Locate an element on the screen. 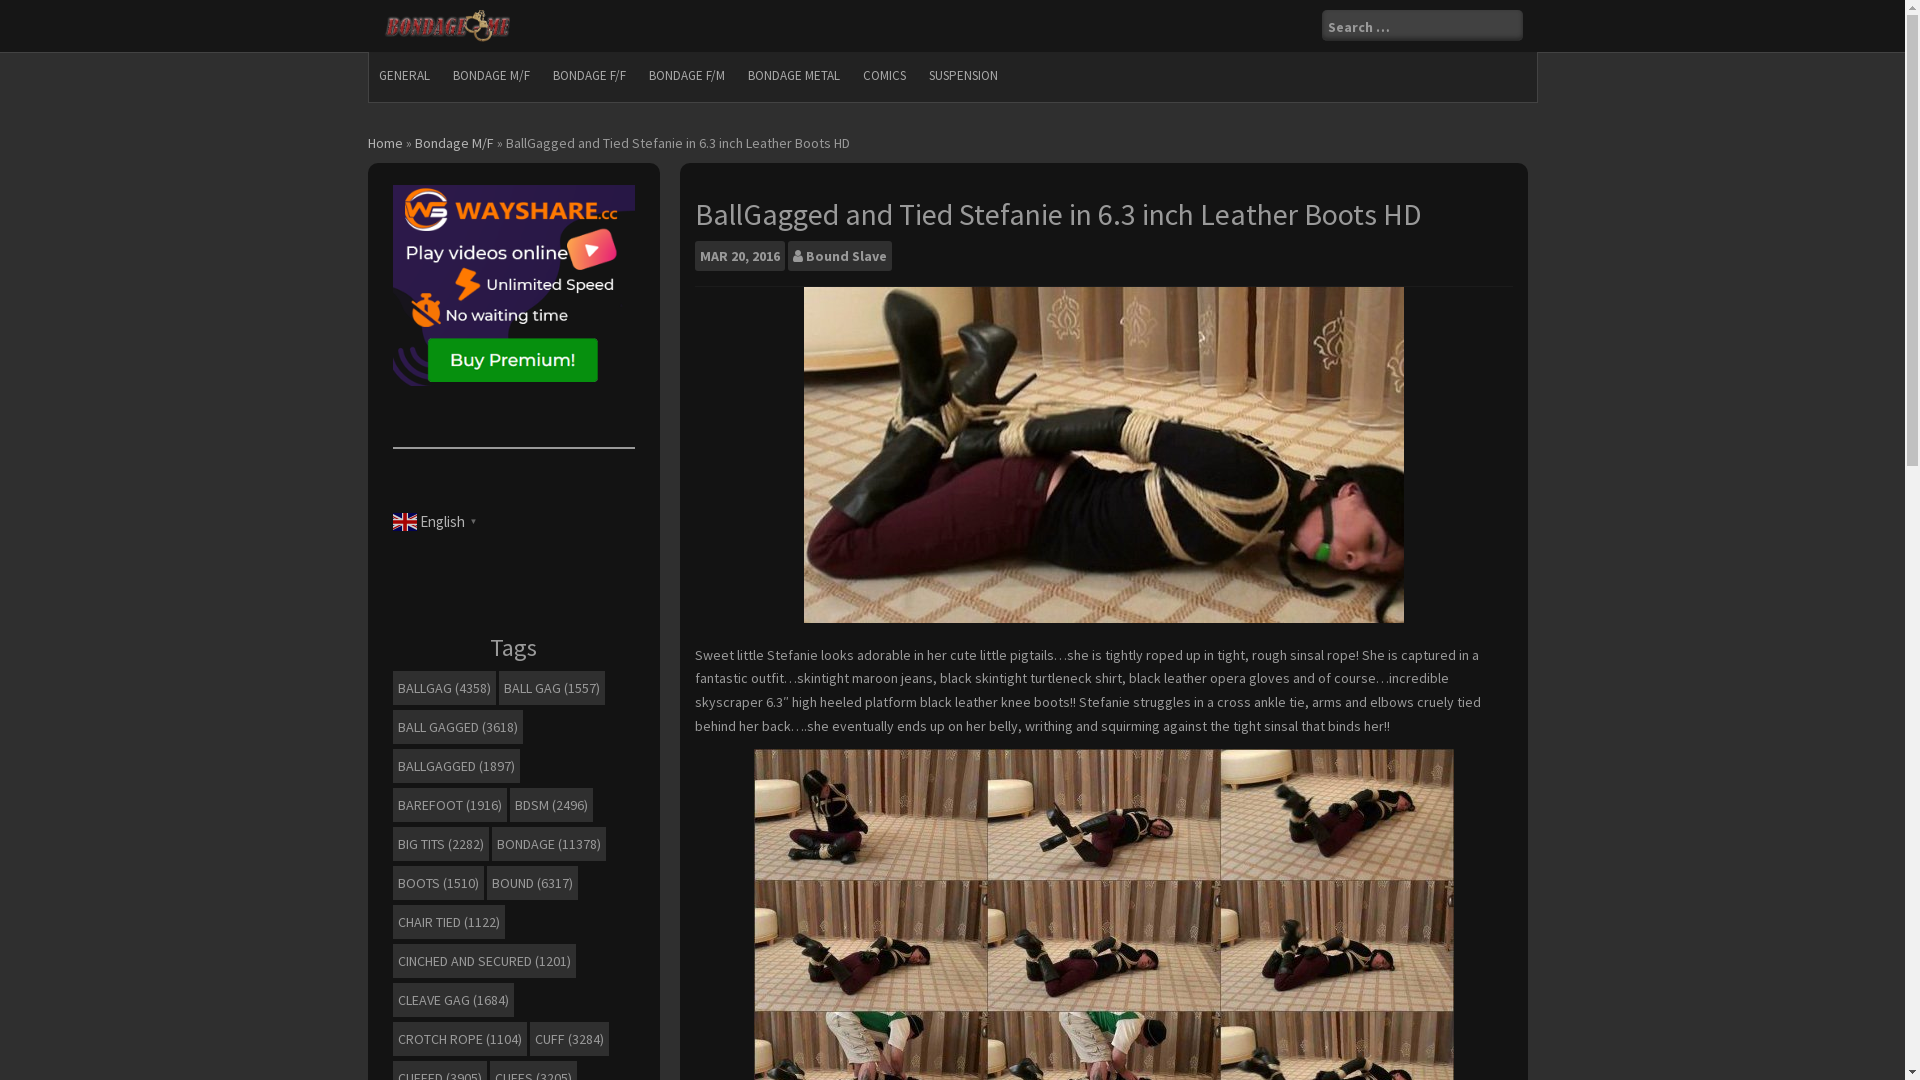  'BONDAGE M/F' is located at coordinates (490, 75).